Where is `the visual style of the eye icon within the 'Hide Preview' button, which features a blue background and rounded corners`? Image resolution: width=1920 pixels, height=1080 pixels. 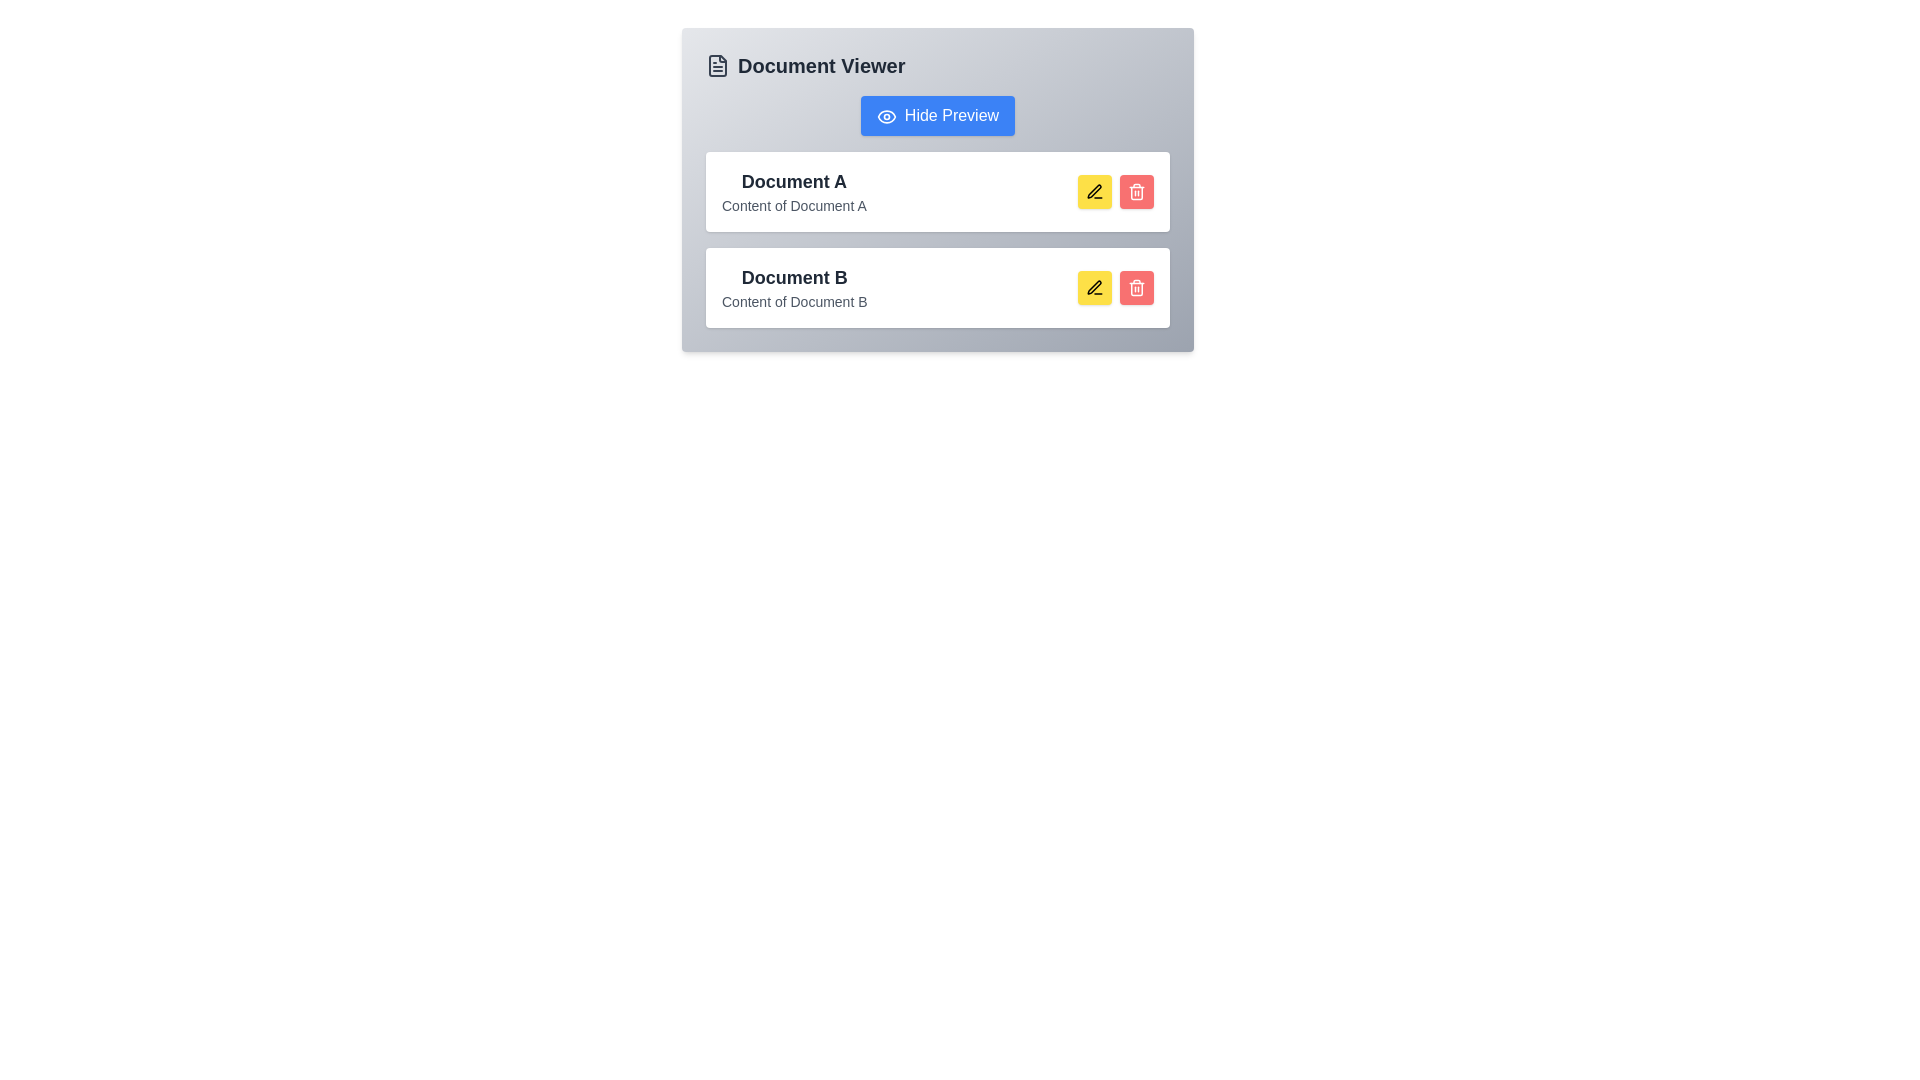 the visual style of the eye icon within the 'Hide Preview' button, which features a blue background and rounded corners is located at coordinates (885, 116).